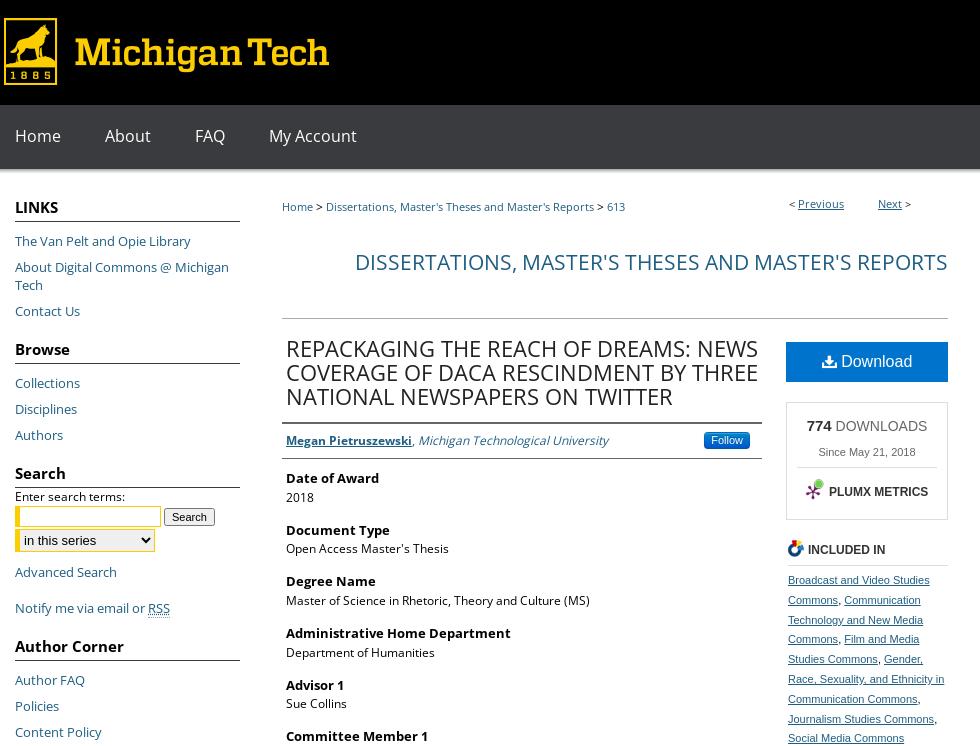 The width and height of the screenshot is (980, 746). What do you see at coordinates (798, 202) in the screenshot?
I see `'Previous'` at bounding box center [798, 202].